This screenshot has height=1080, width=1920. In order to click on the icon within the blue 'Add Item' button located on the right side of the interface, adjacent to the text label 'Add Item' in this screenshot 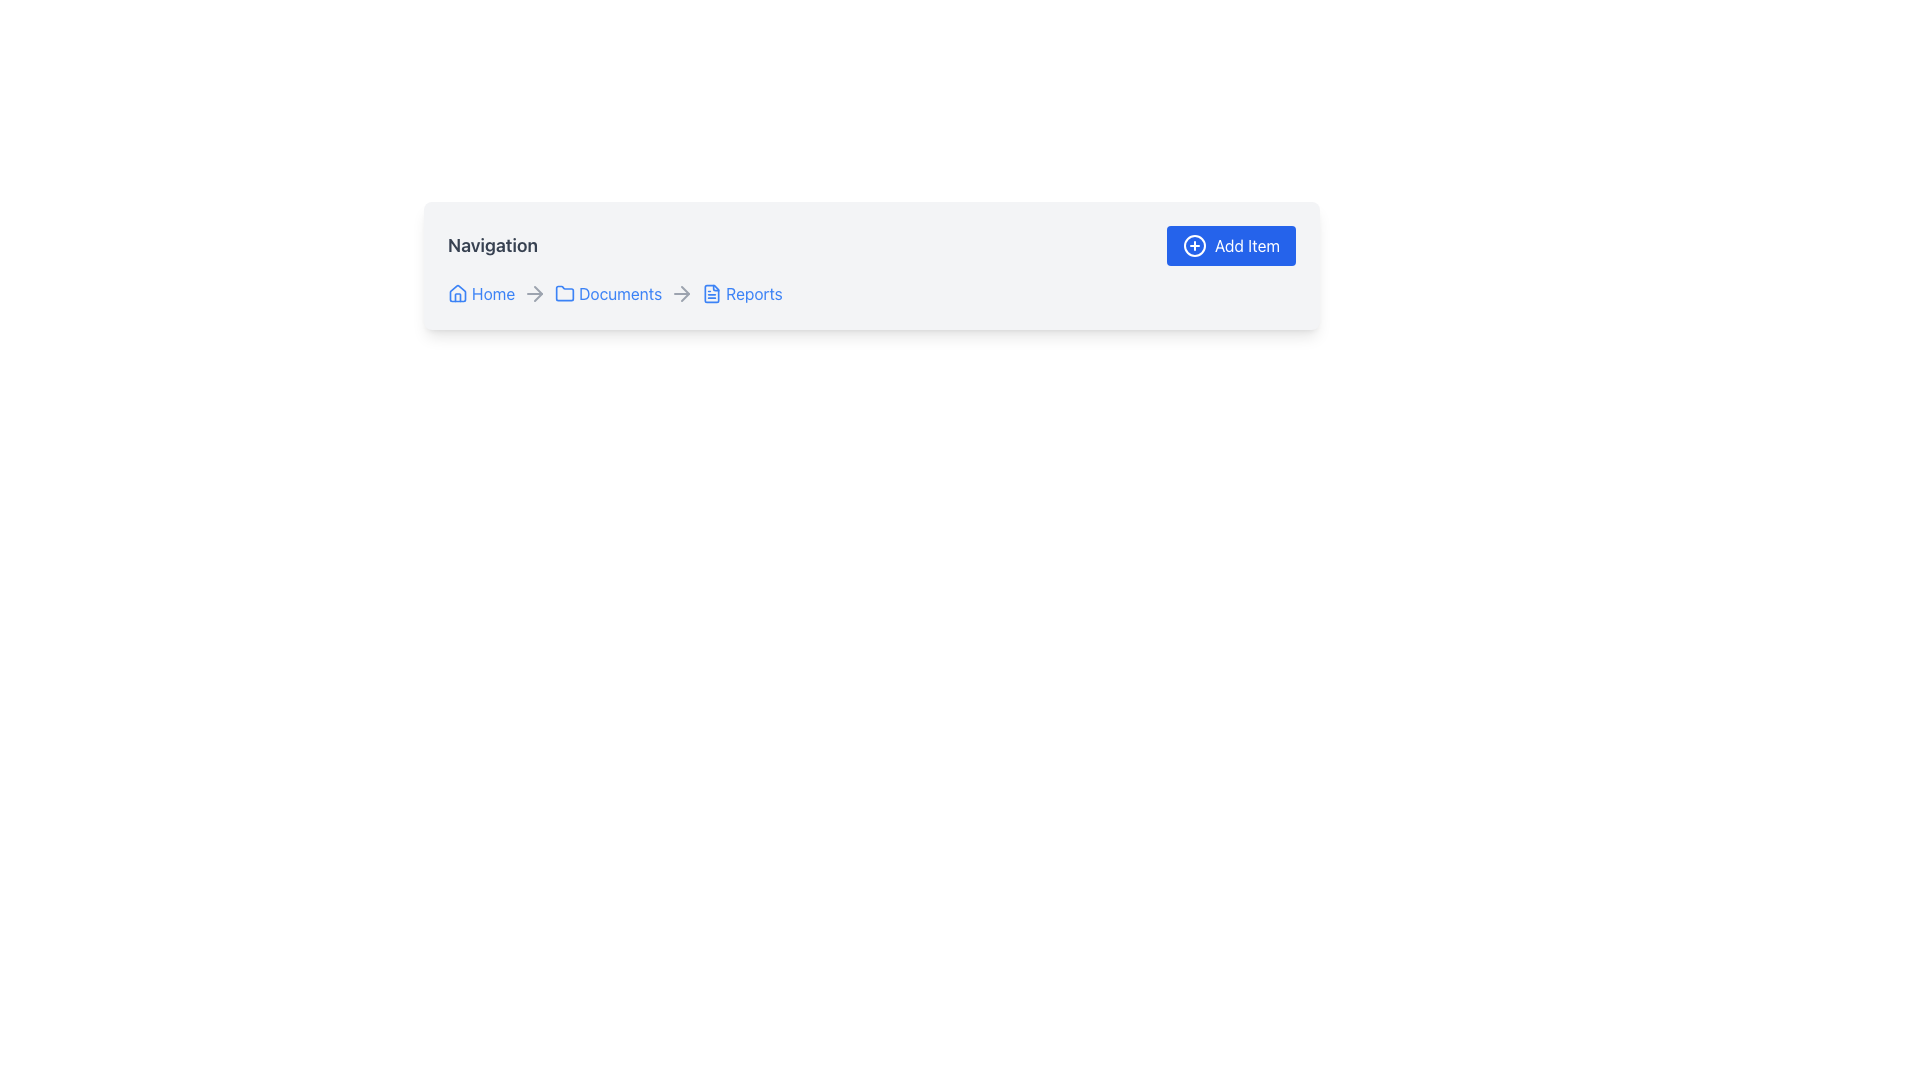, I will do `click(1195, 245)`.